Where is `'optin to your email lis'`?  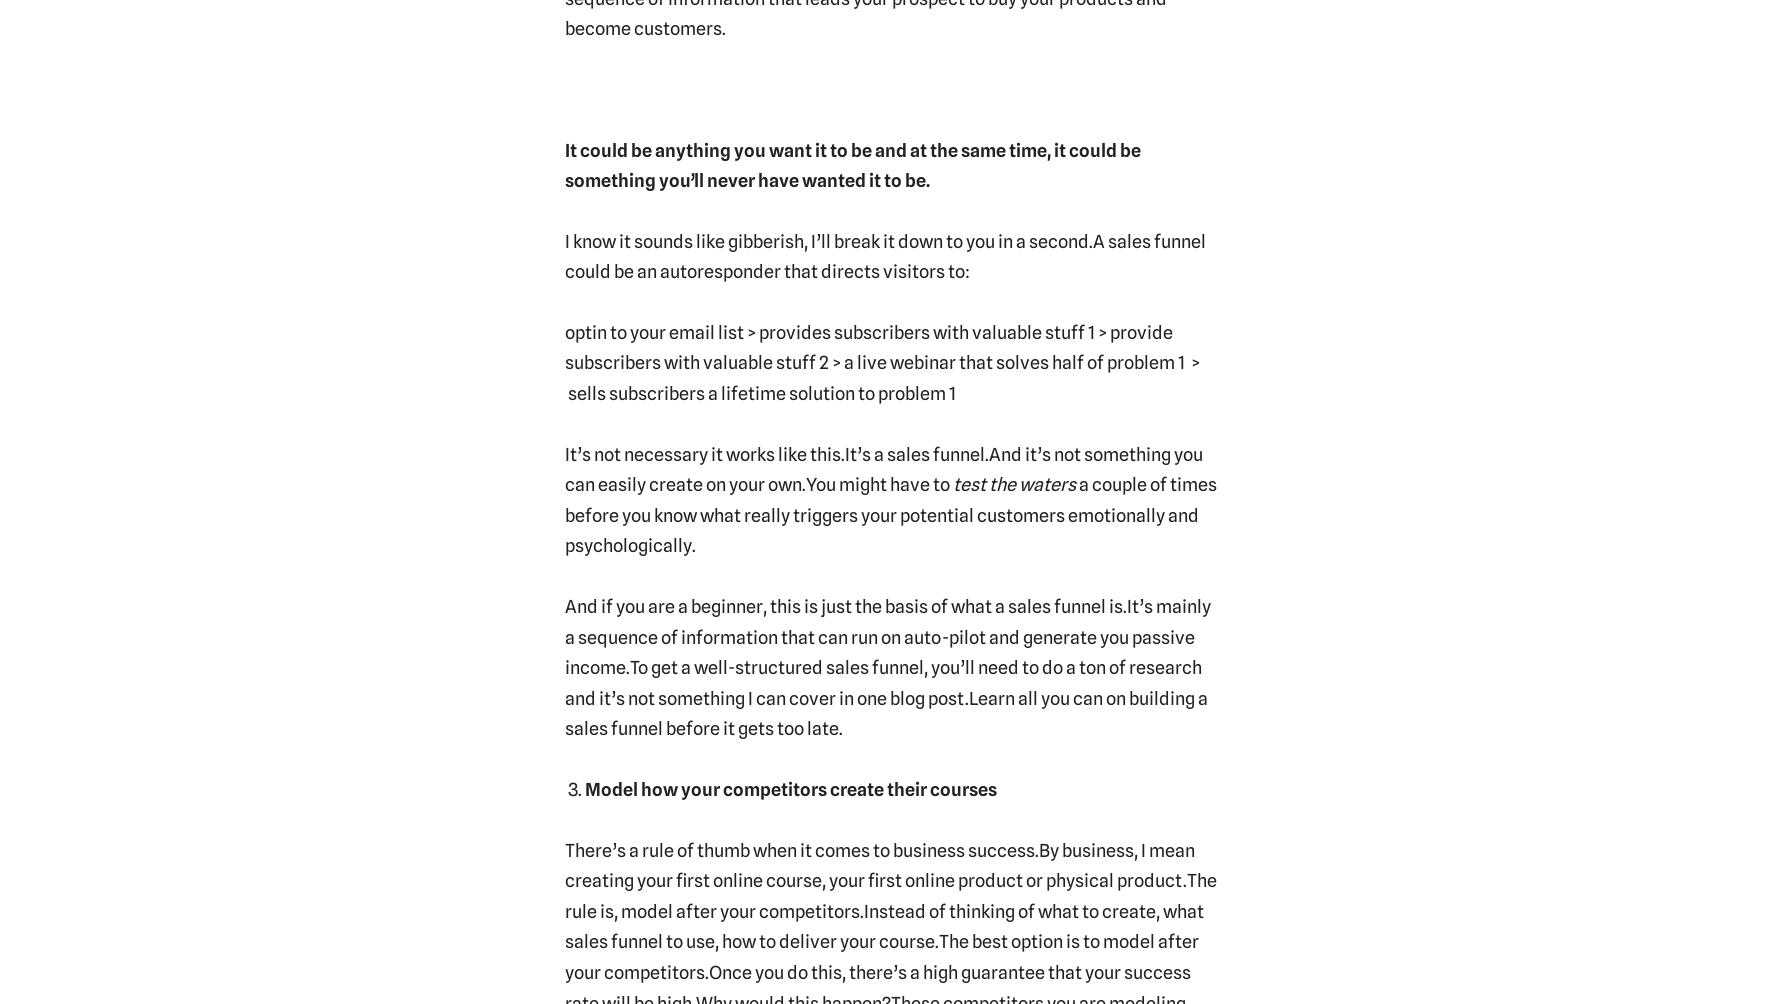
'optin to your email lis' is located at coordinates (649, 331).